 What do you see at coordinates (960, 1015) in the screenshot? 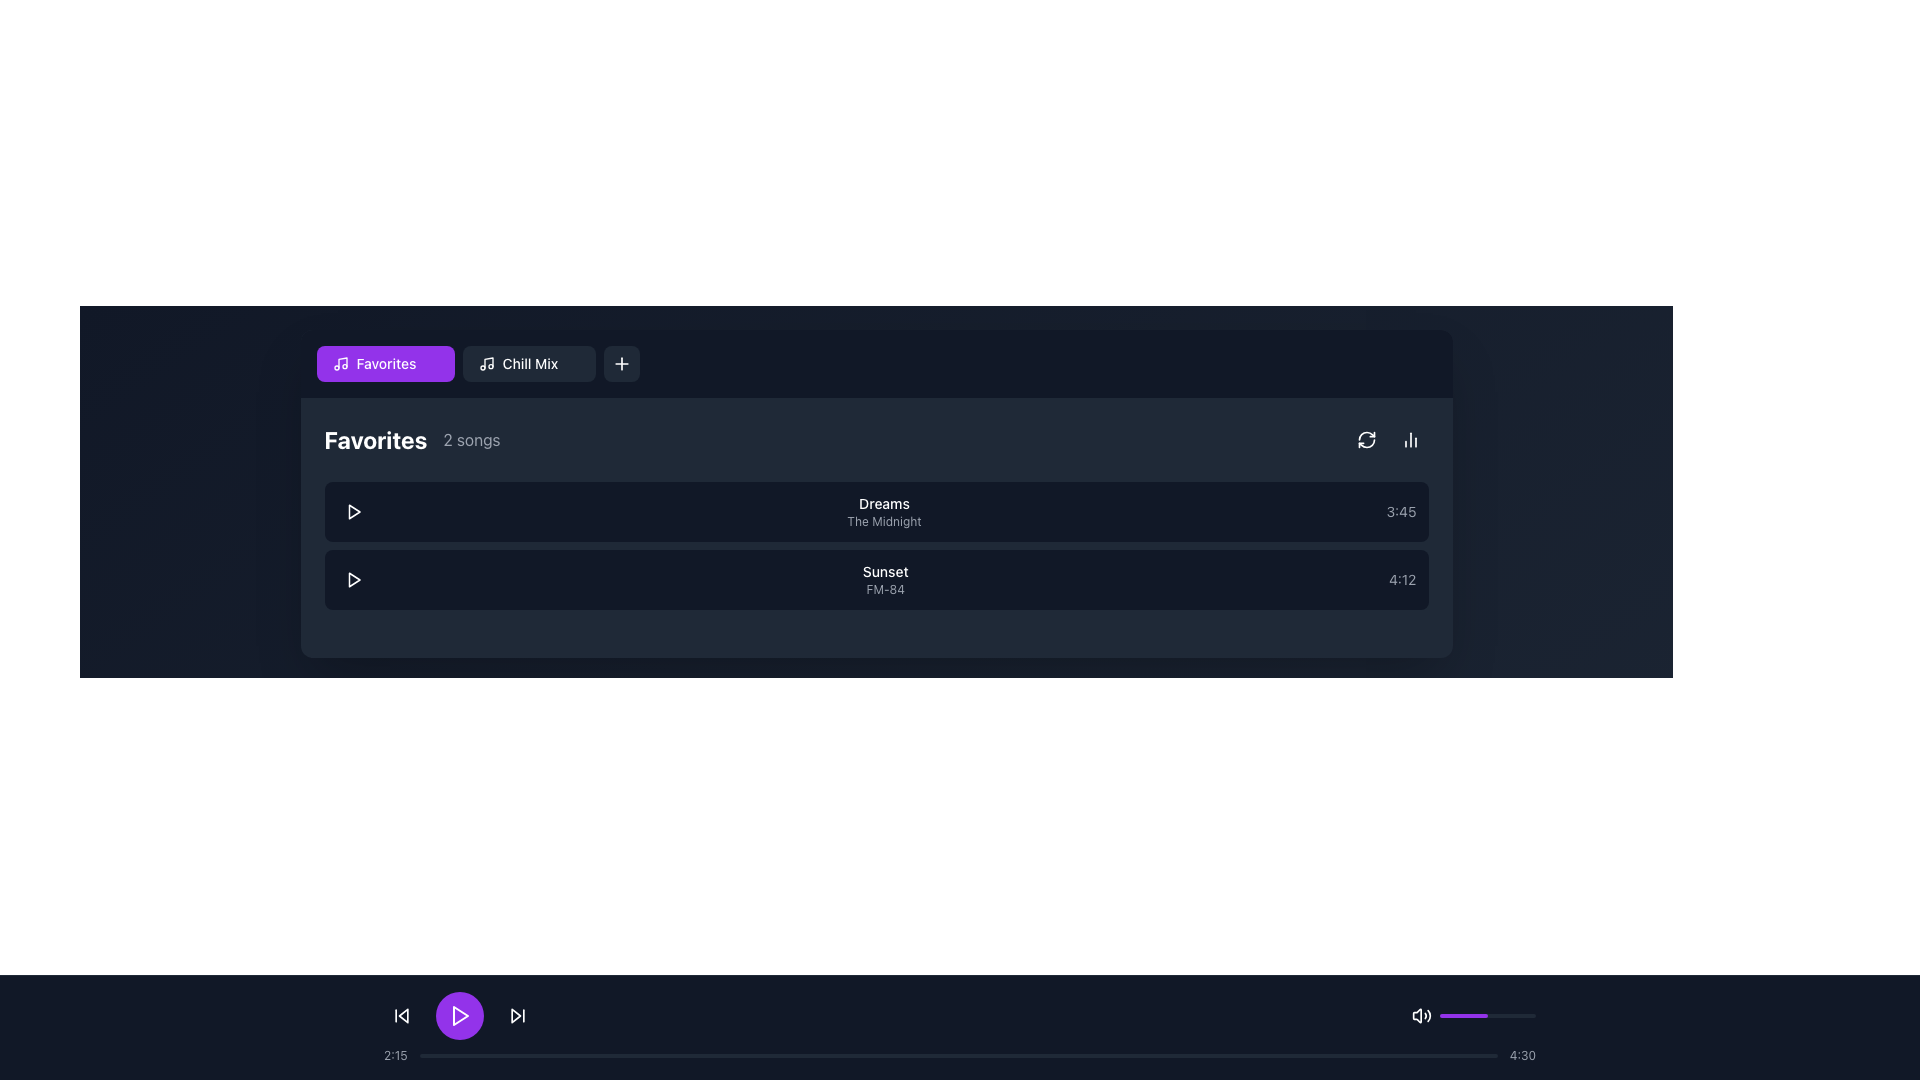
I see `the control panel located at the bottom of the interface, centered horizontally and close to the purple play button` at bounding box center [960, 1015].